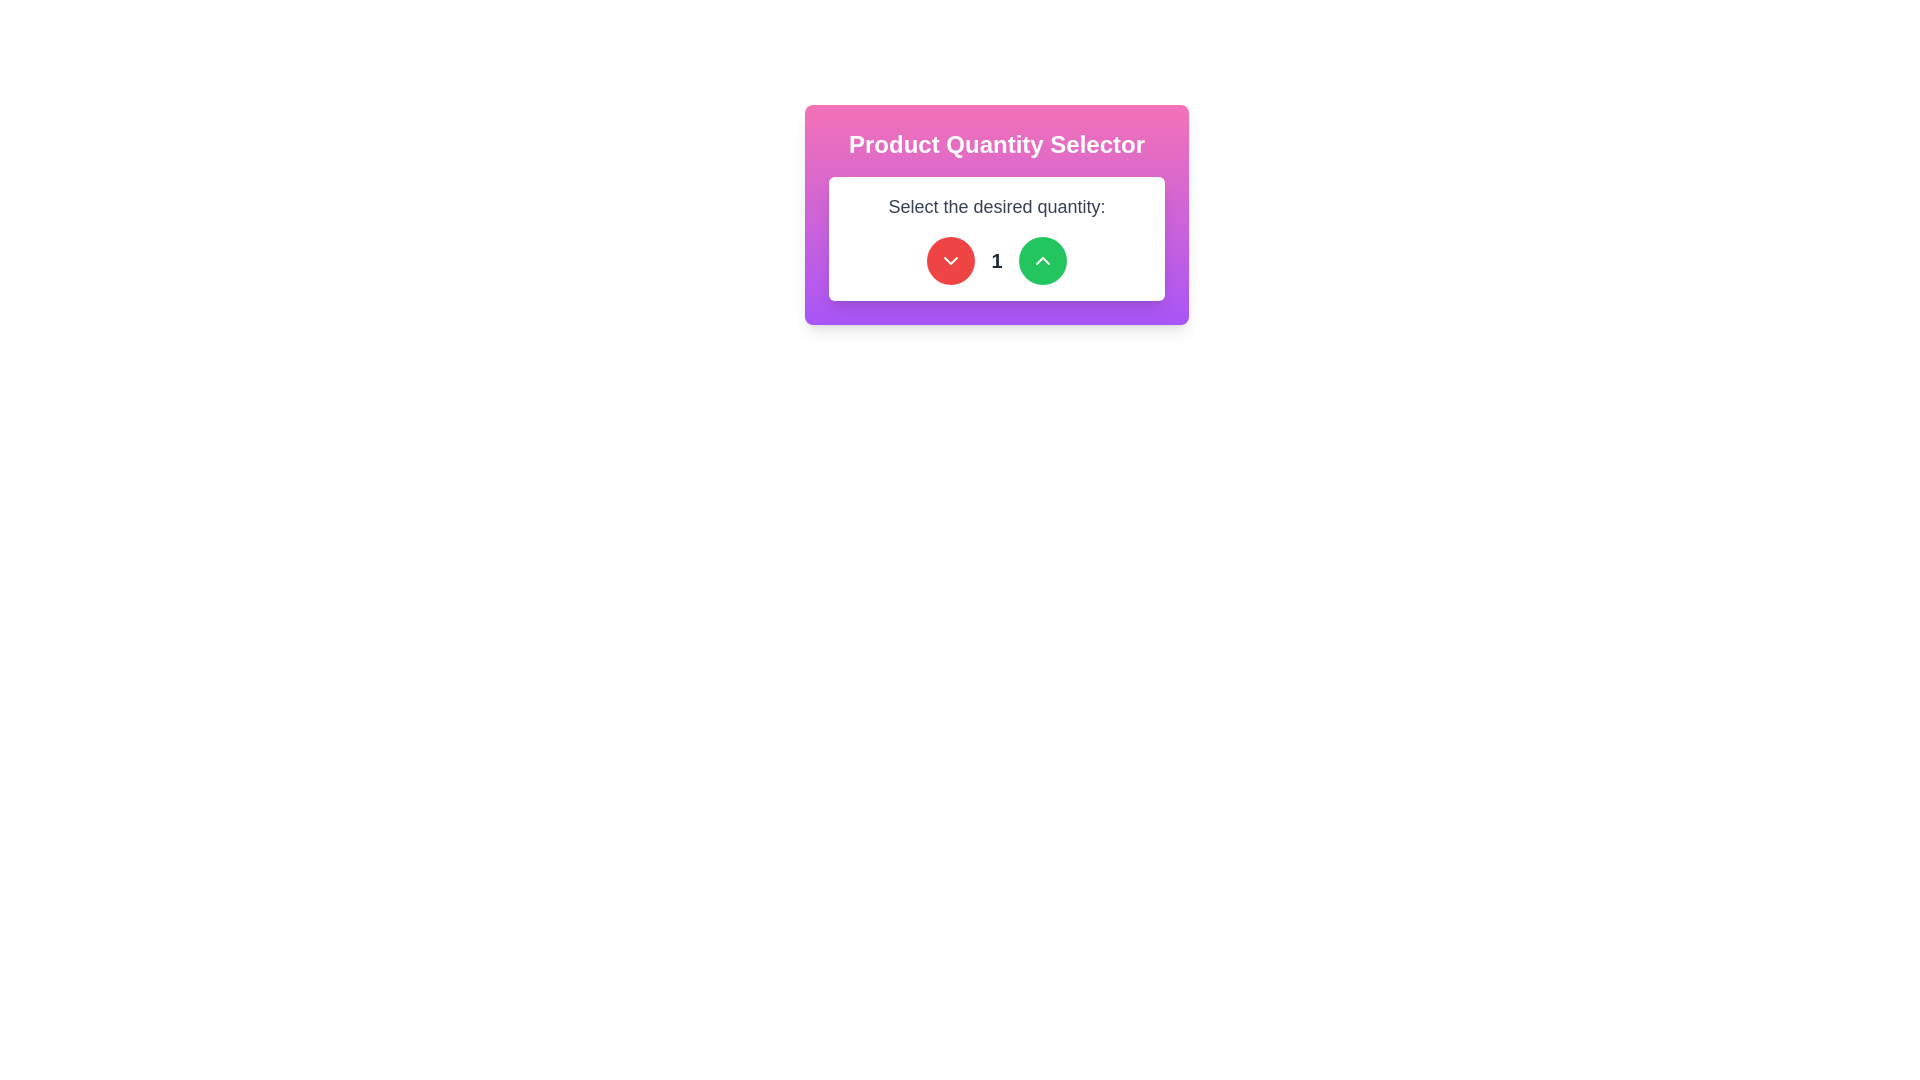 This screenshot has width=1920, height=1080. What do you see at coordinates (1041, 260) in the screenshot?
I see `the increment button located to the right of the text '1' in the 'Product Quantity Selector' section` at bounding box center [1041, 260].